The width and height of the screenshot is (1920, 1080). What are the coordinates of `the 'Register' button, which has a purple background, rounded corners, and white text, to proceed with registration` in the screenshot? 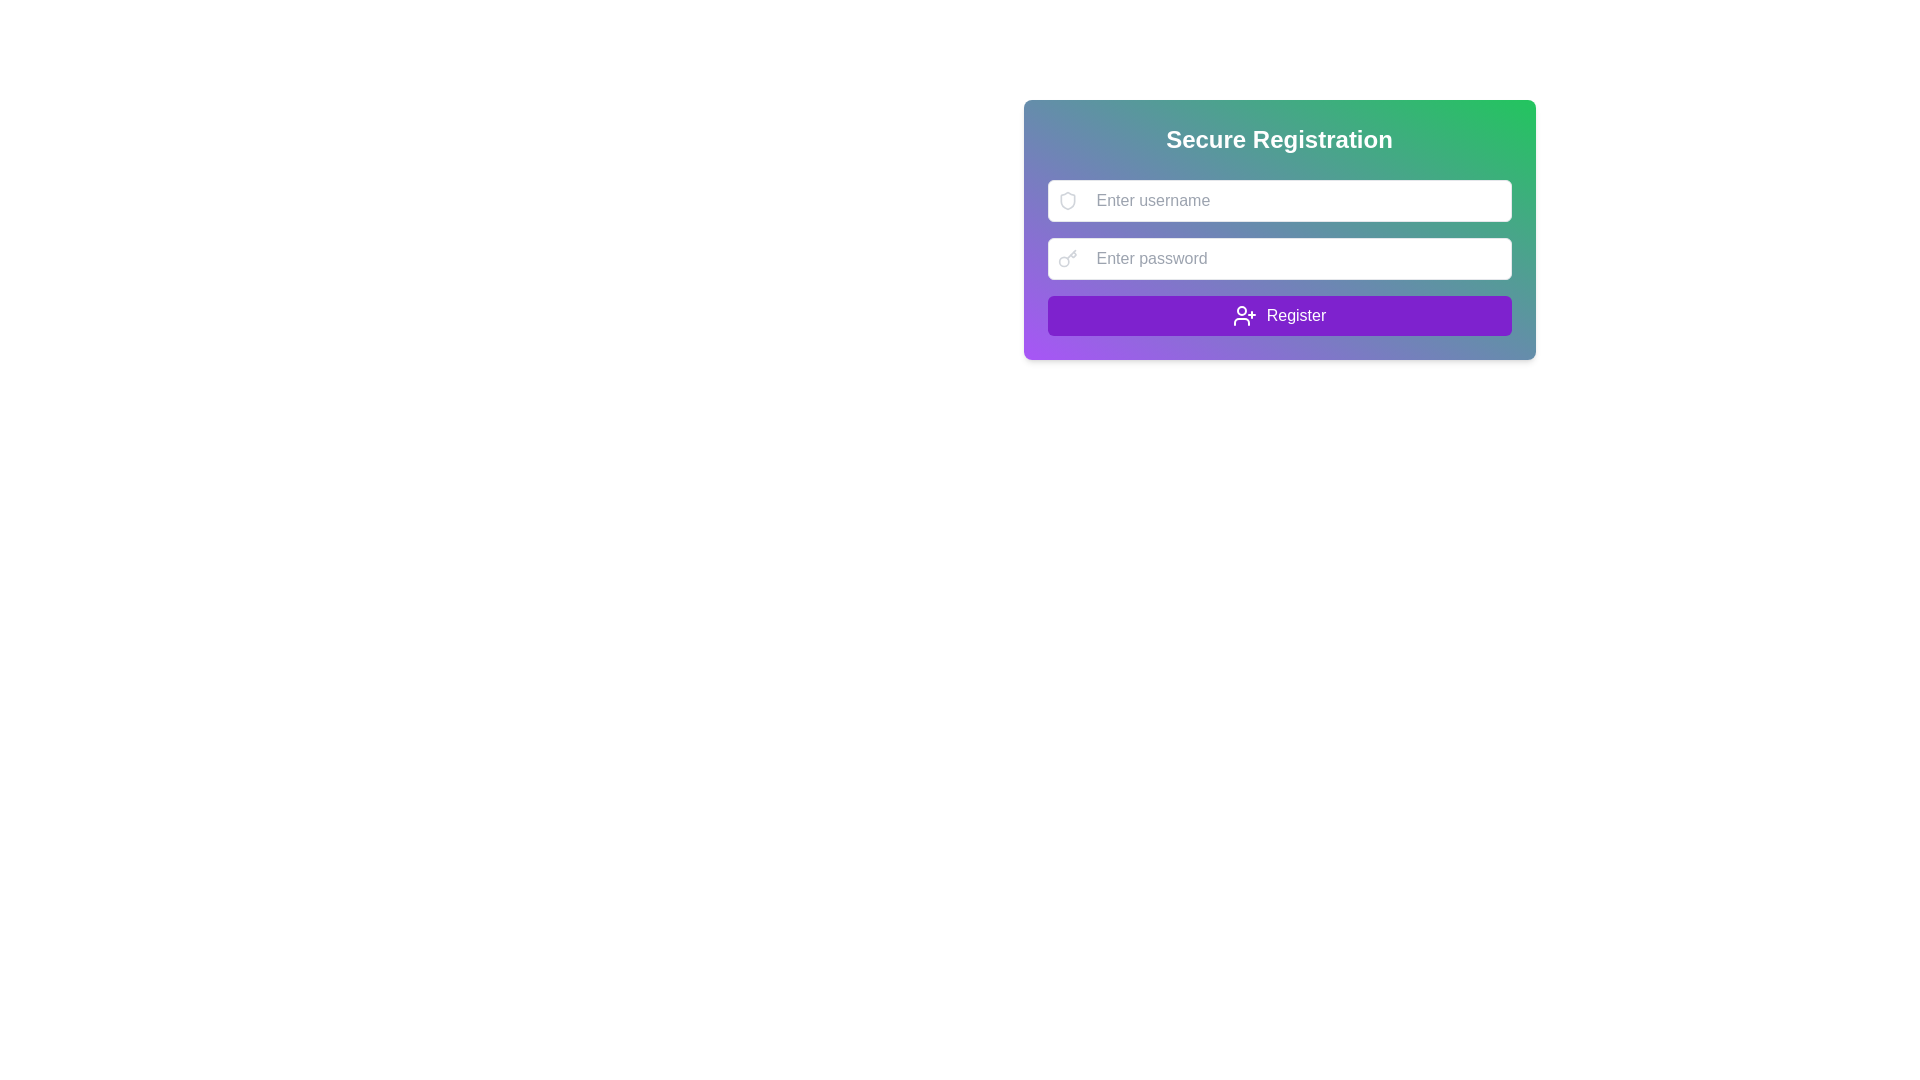 It's located at (1278, 315).